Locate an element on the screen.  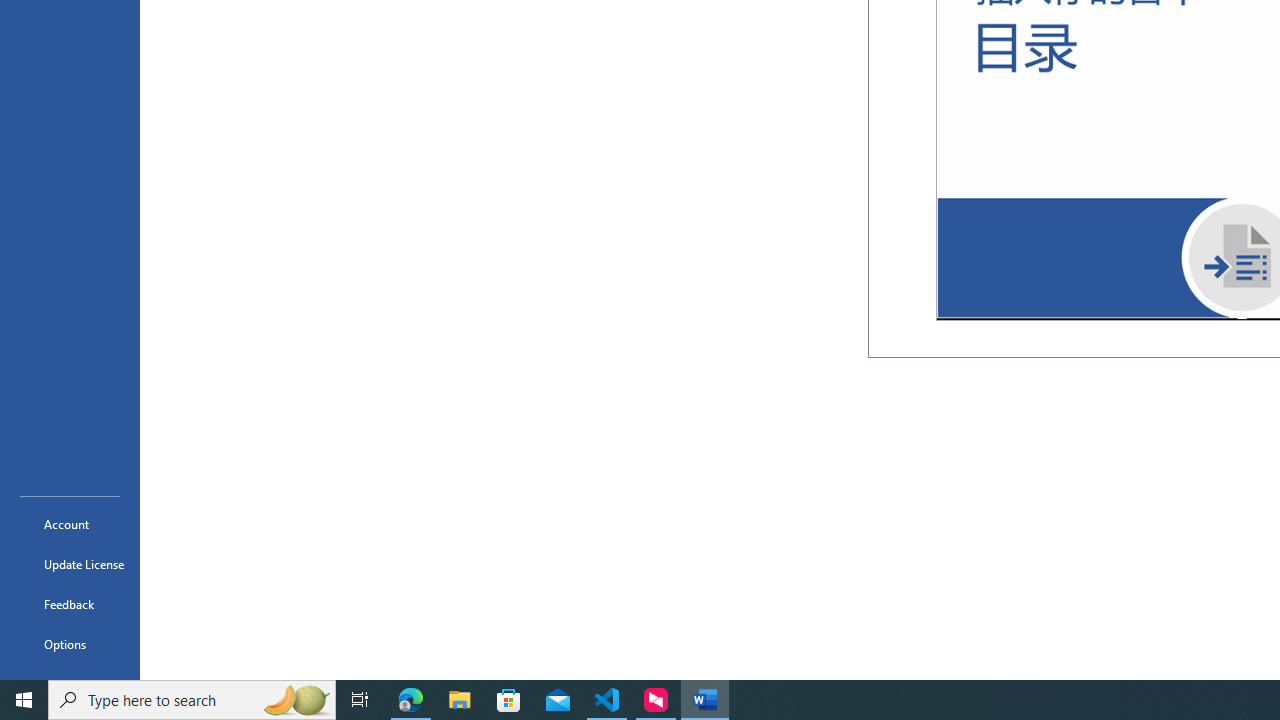
'Account' is located at coordinates (69, 523).